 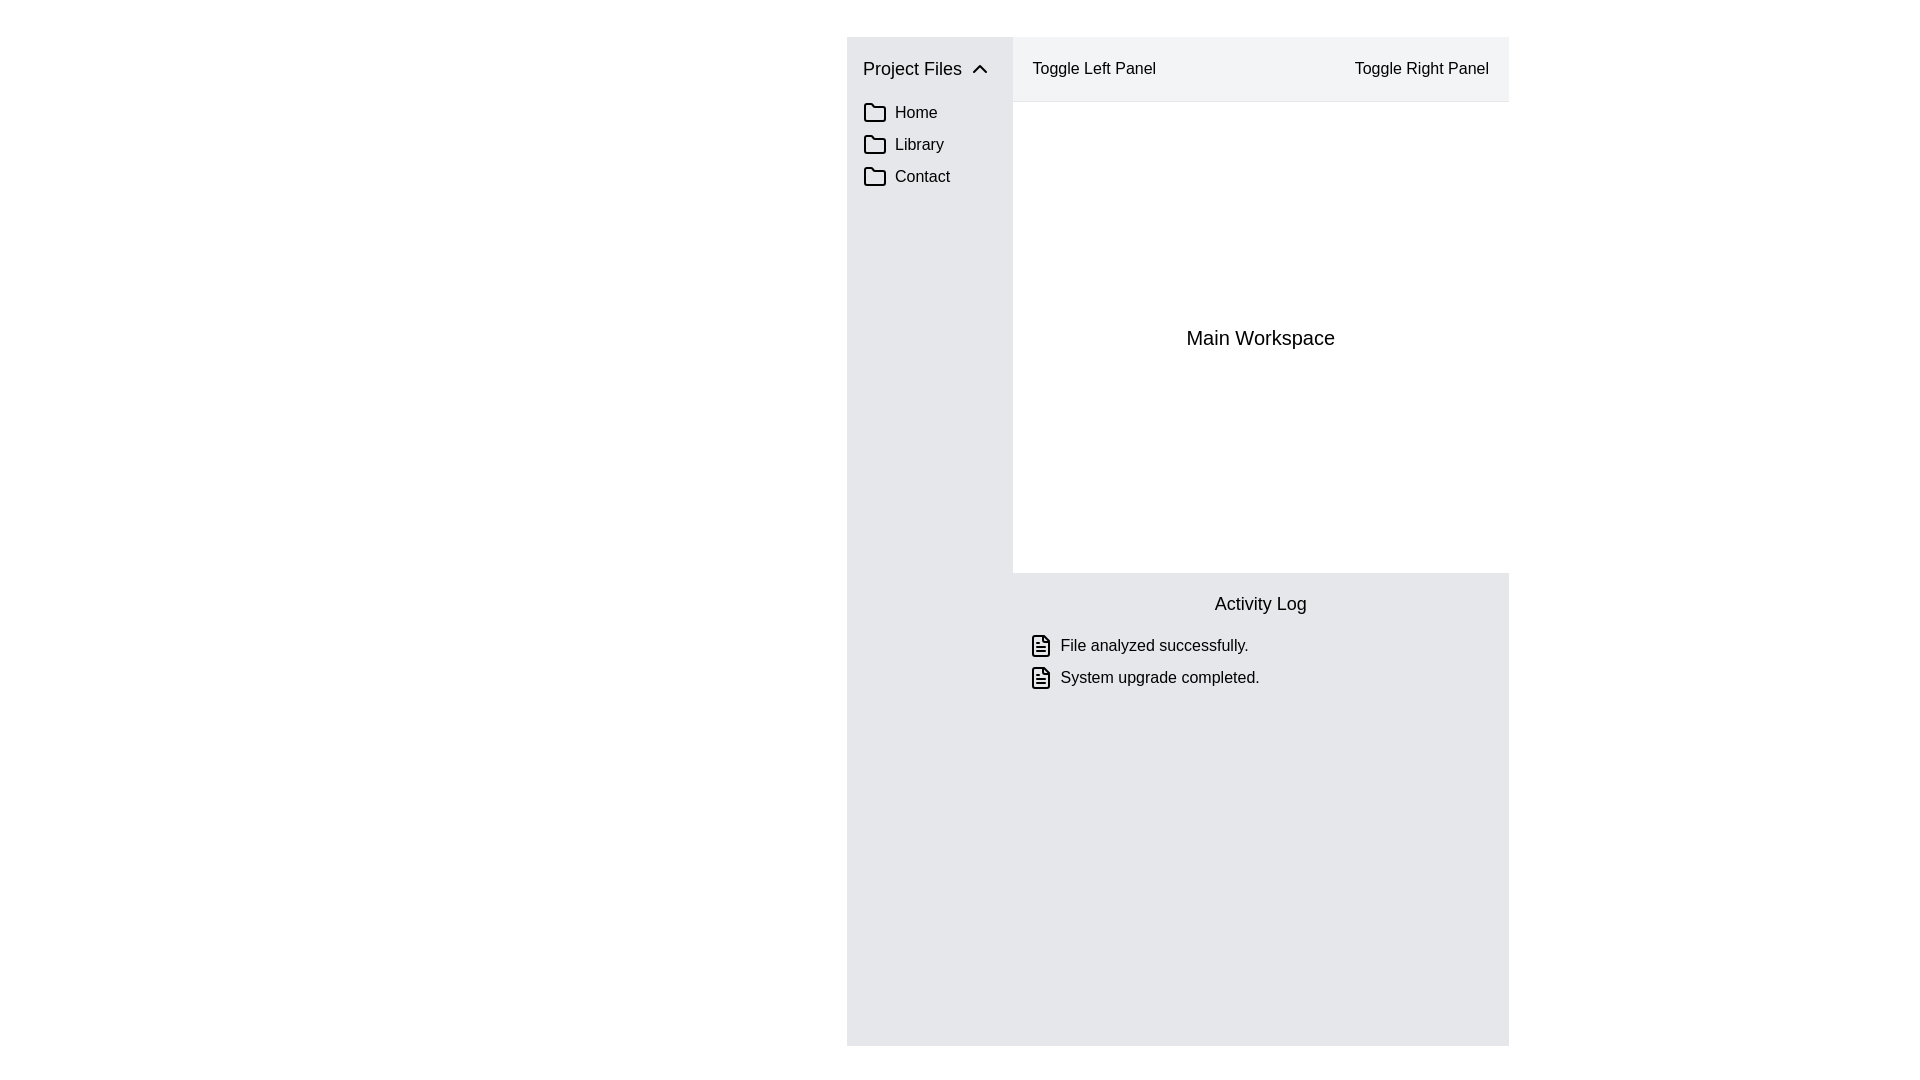 What do you see at coordinates (874, 175) in the screenshot?
I see `the third folder icon` at bounding box center [874, 175].